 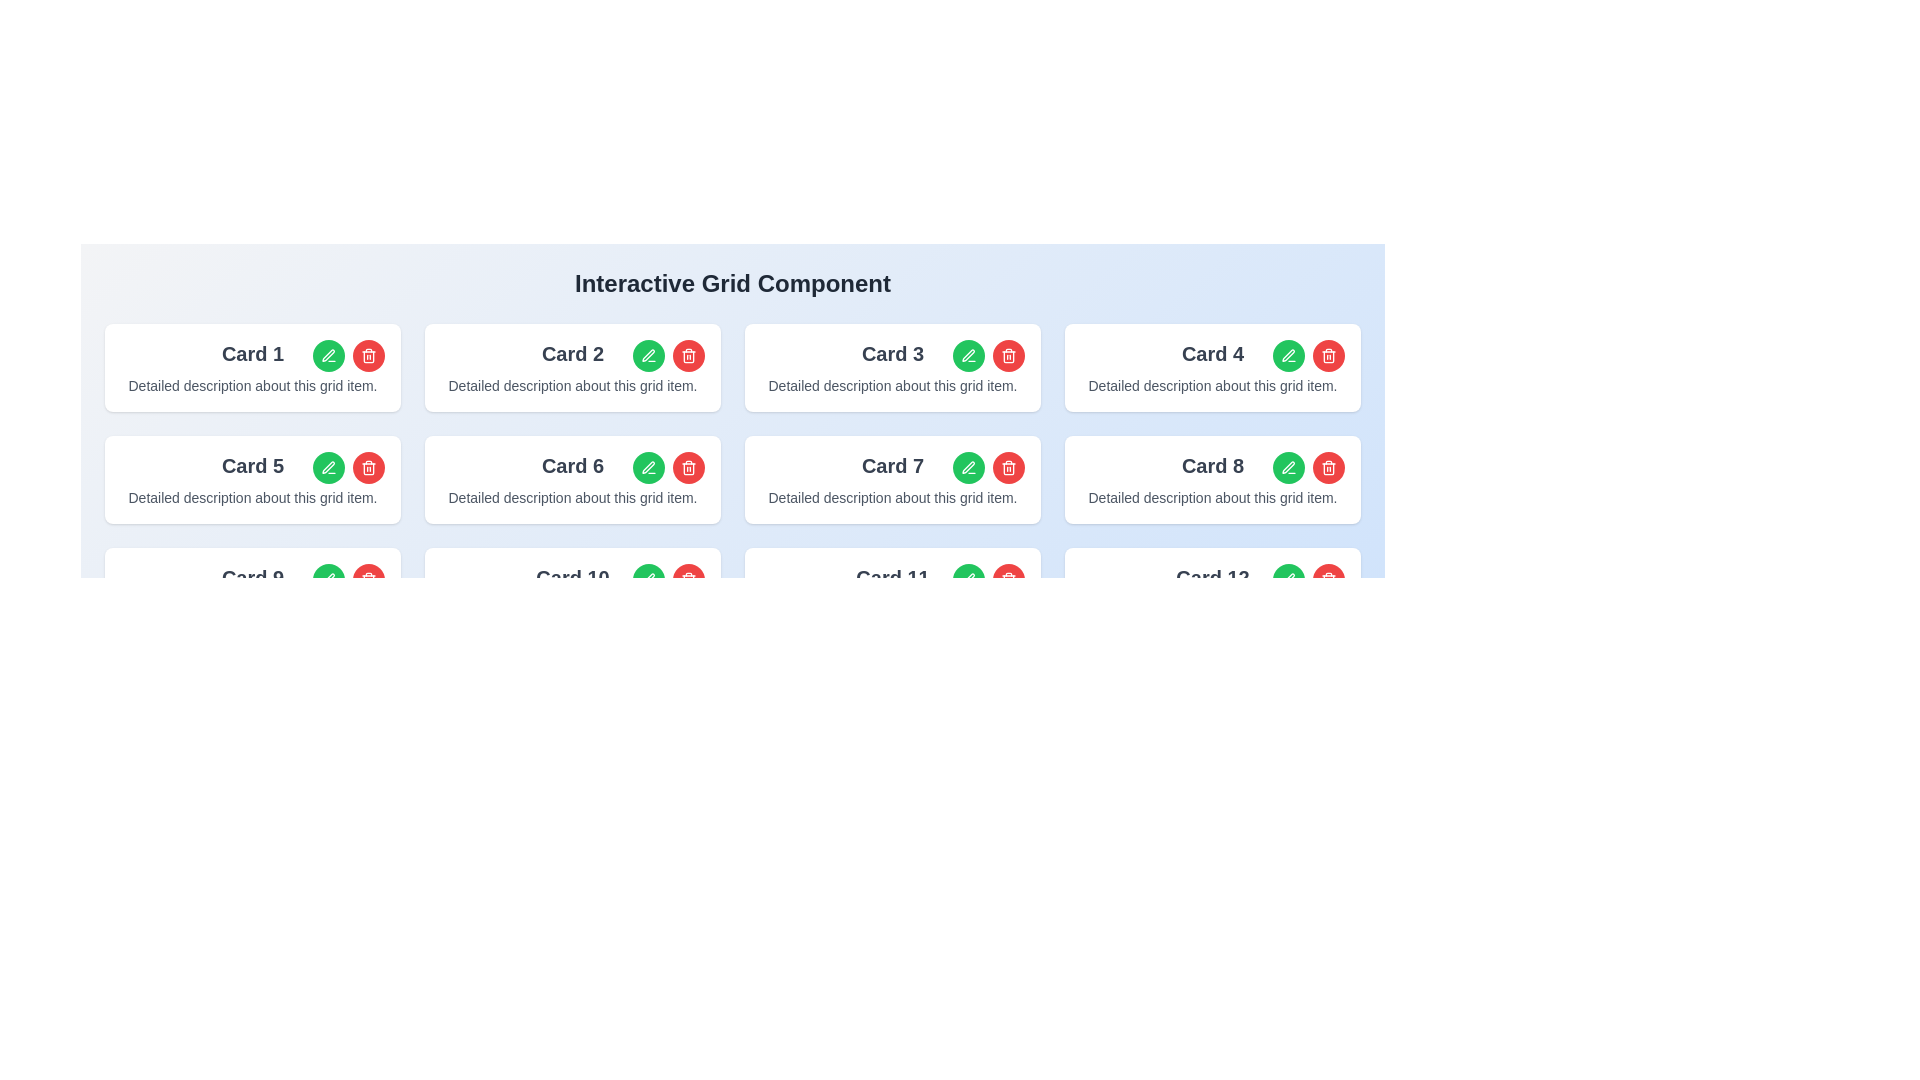 I want to click on text content of the text block displaying 'Detailed description about this grid item.' located below the 'Card 4' heading in the white card component, so click(x=1212, y=385).